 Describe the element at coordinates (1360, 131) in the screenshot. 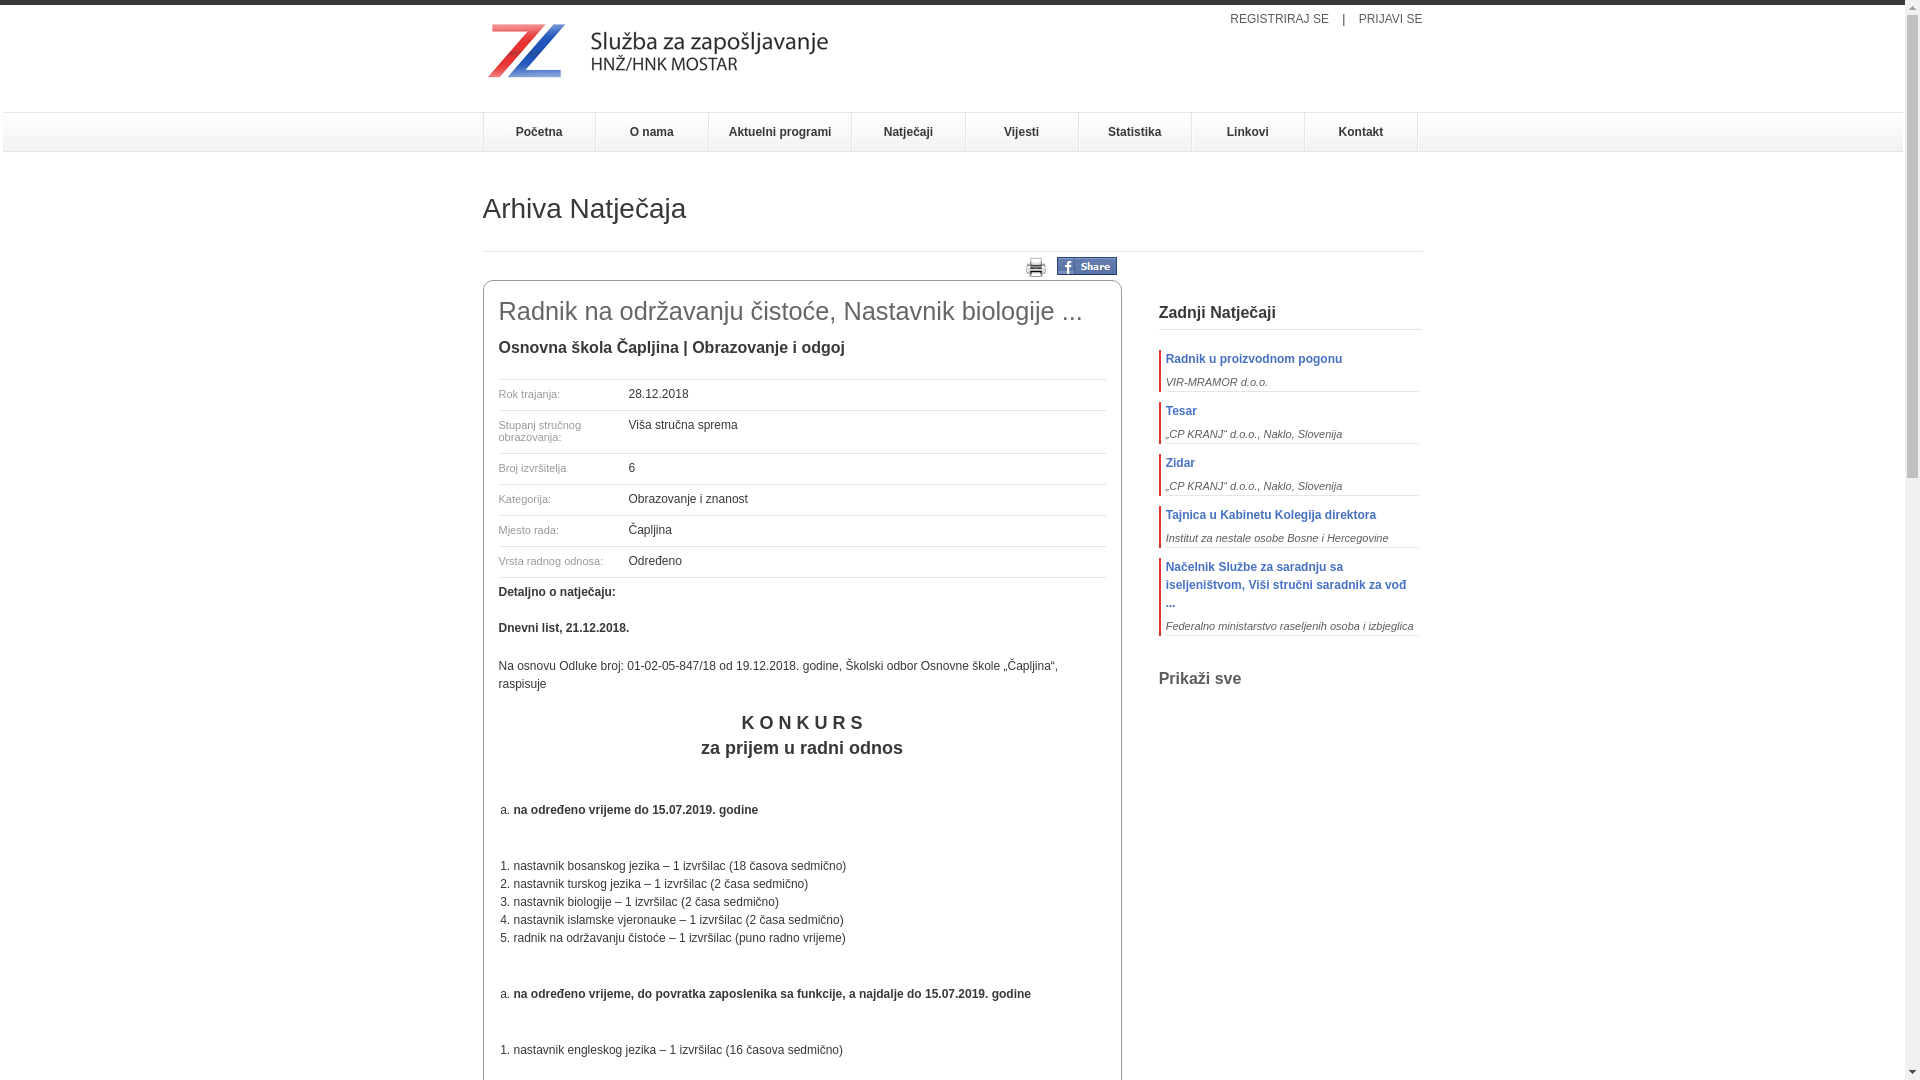

I see `'Kontakt'` at that location.